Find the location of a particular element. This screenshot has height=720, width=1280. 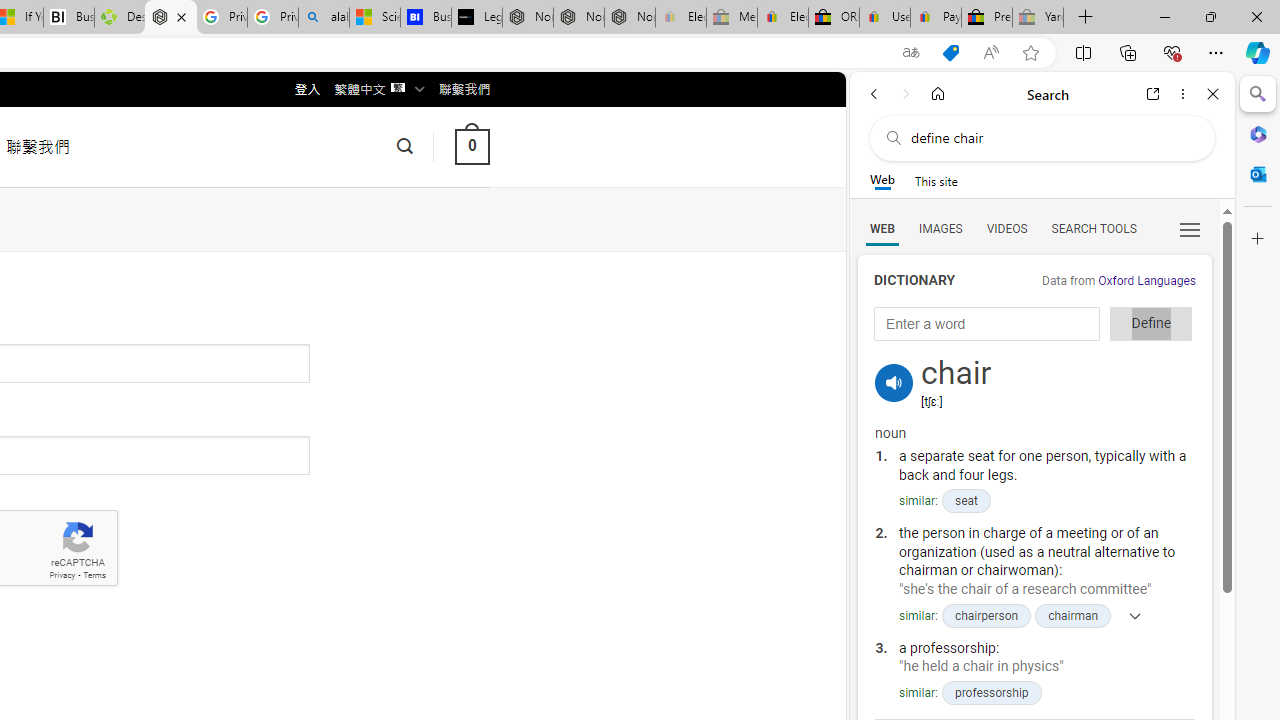

'Define' is located at coordinates (1151, 323).